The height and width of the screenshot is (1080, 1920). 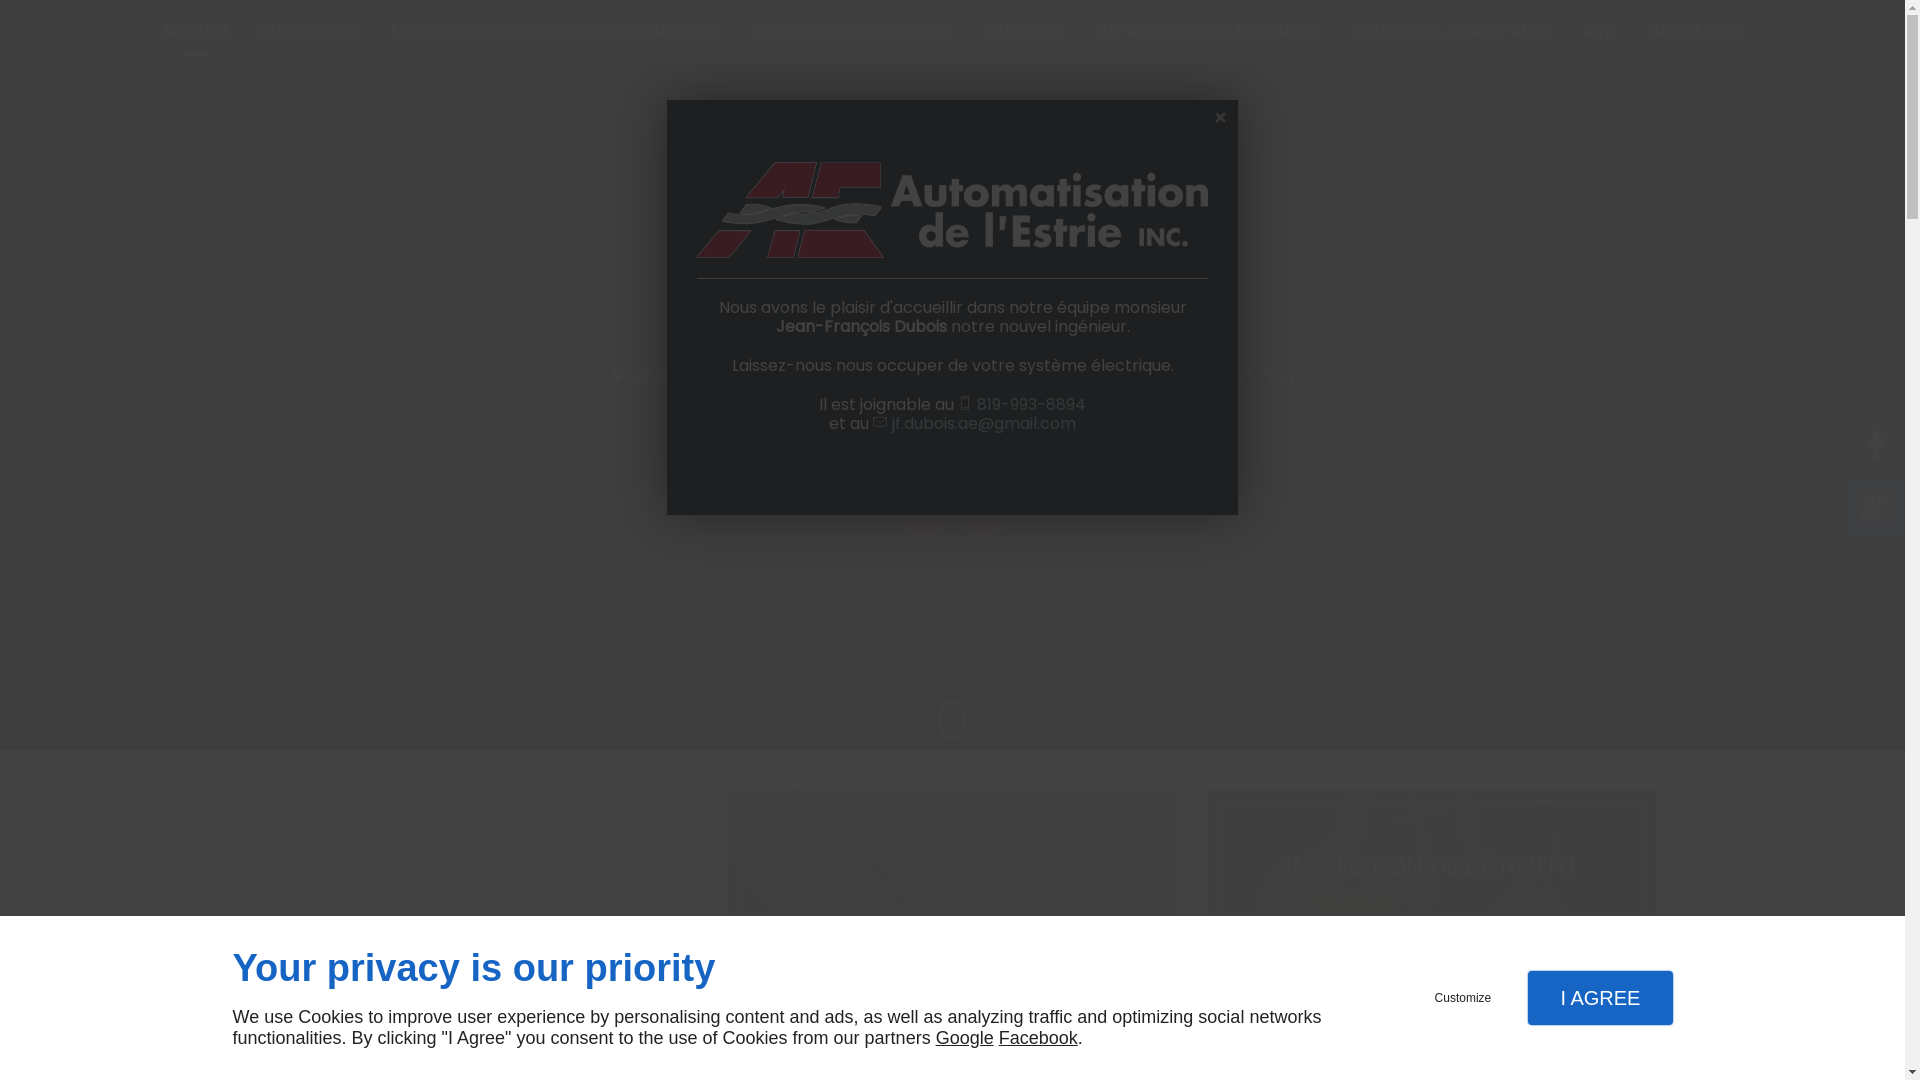 What do you see at coordinates (1031, 404) in the screenshot?
I see `'819-993-8894'` at bounding box center [1031, 404].